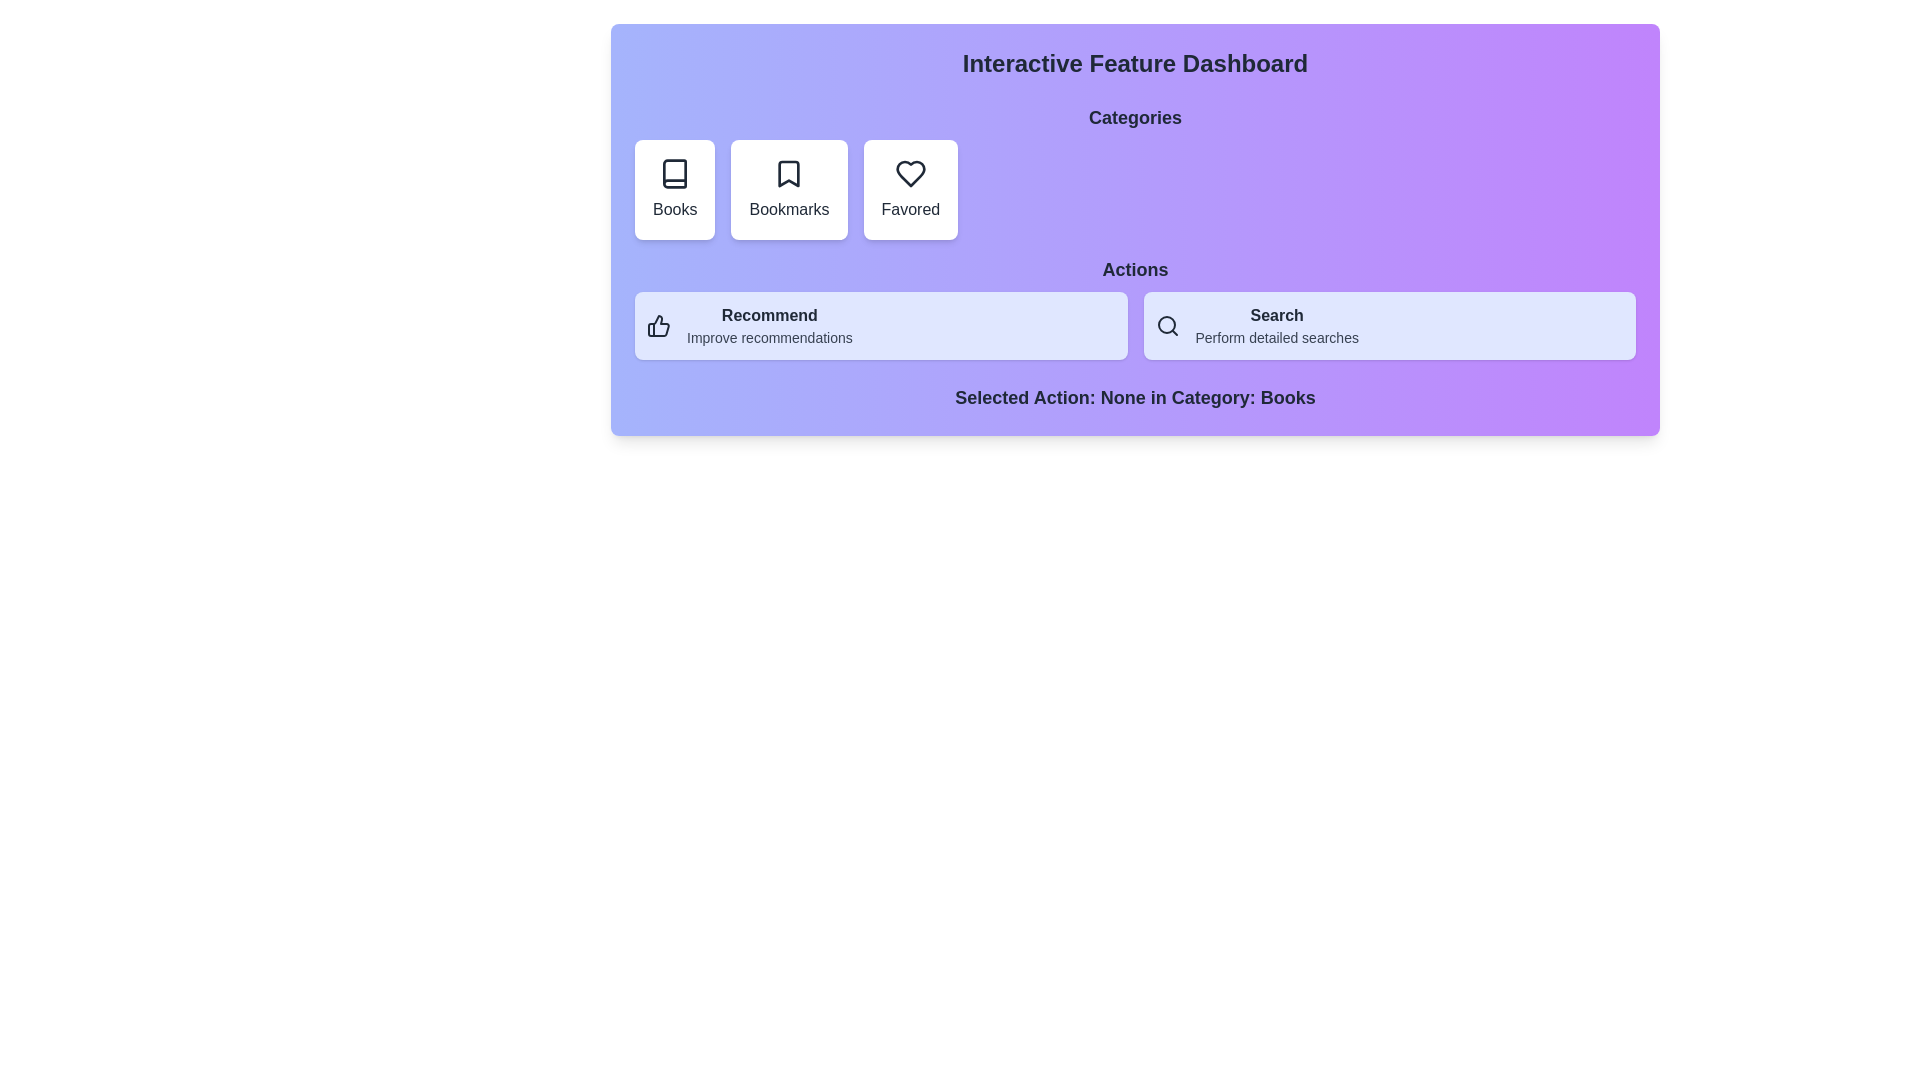  What do you see at coordinates (1276, 337) in the screenshot?
I see `the text label providing context related to the 'Search' functionality, which is positioned beneath the 'Search' label in the 'Actions' section of the dashboard interface` at bounding box center [1276, 337].